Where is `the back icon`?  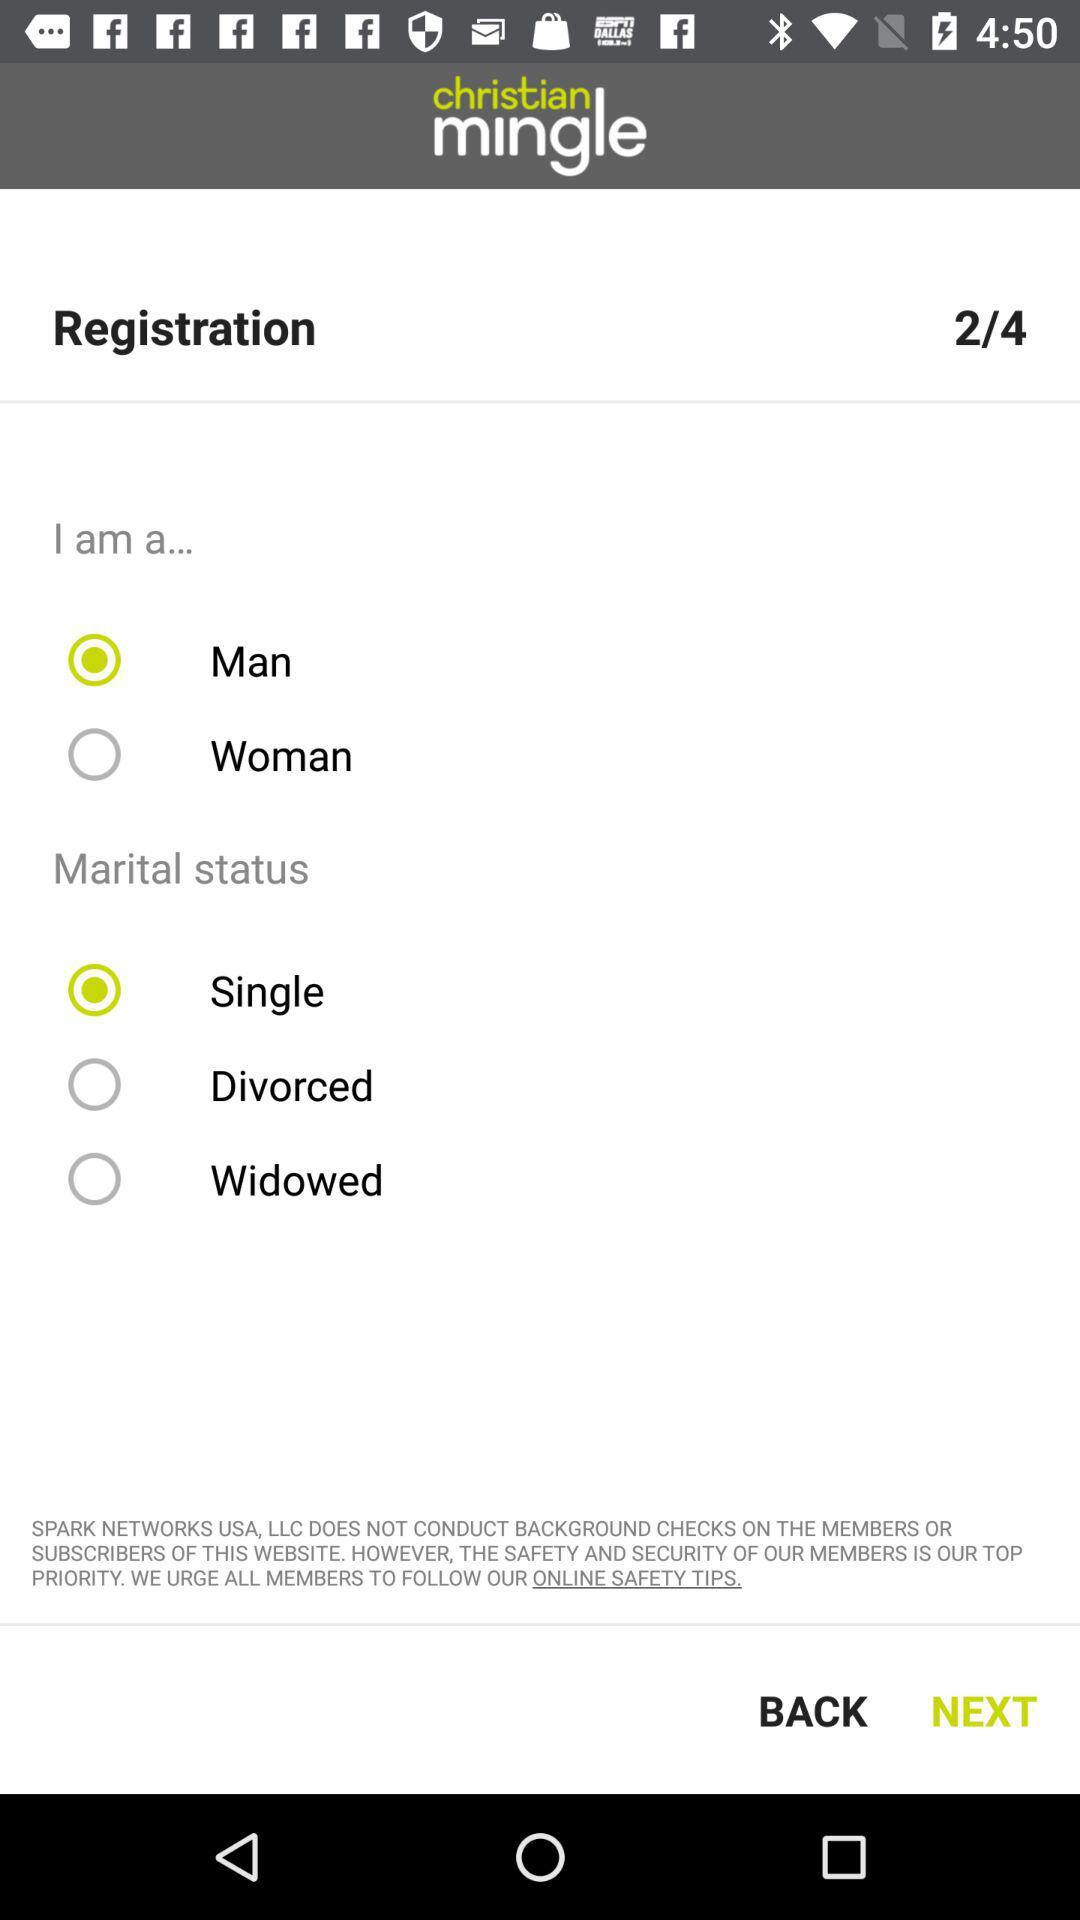
the back icon is located at coordinates (813, 1708).